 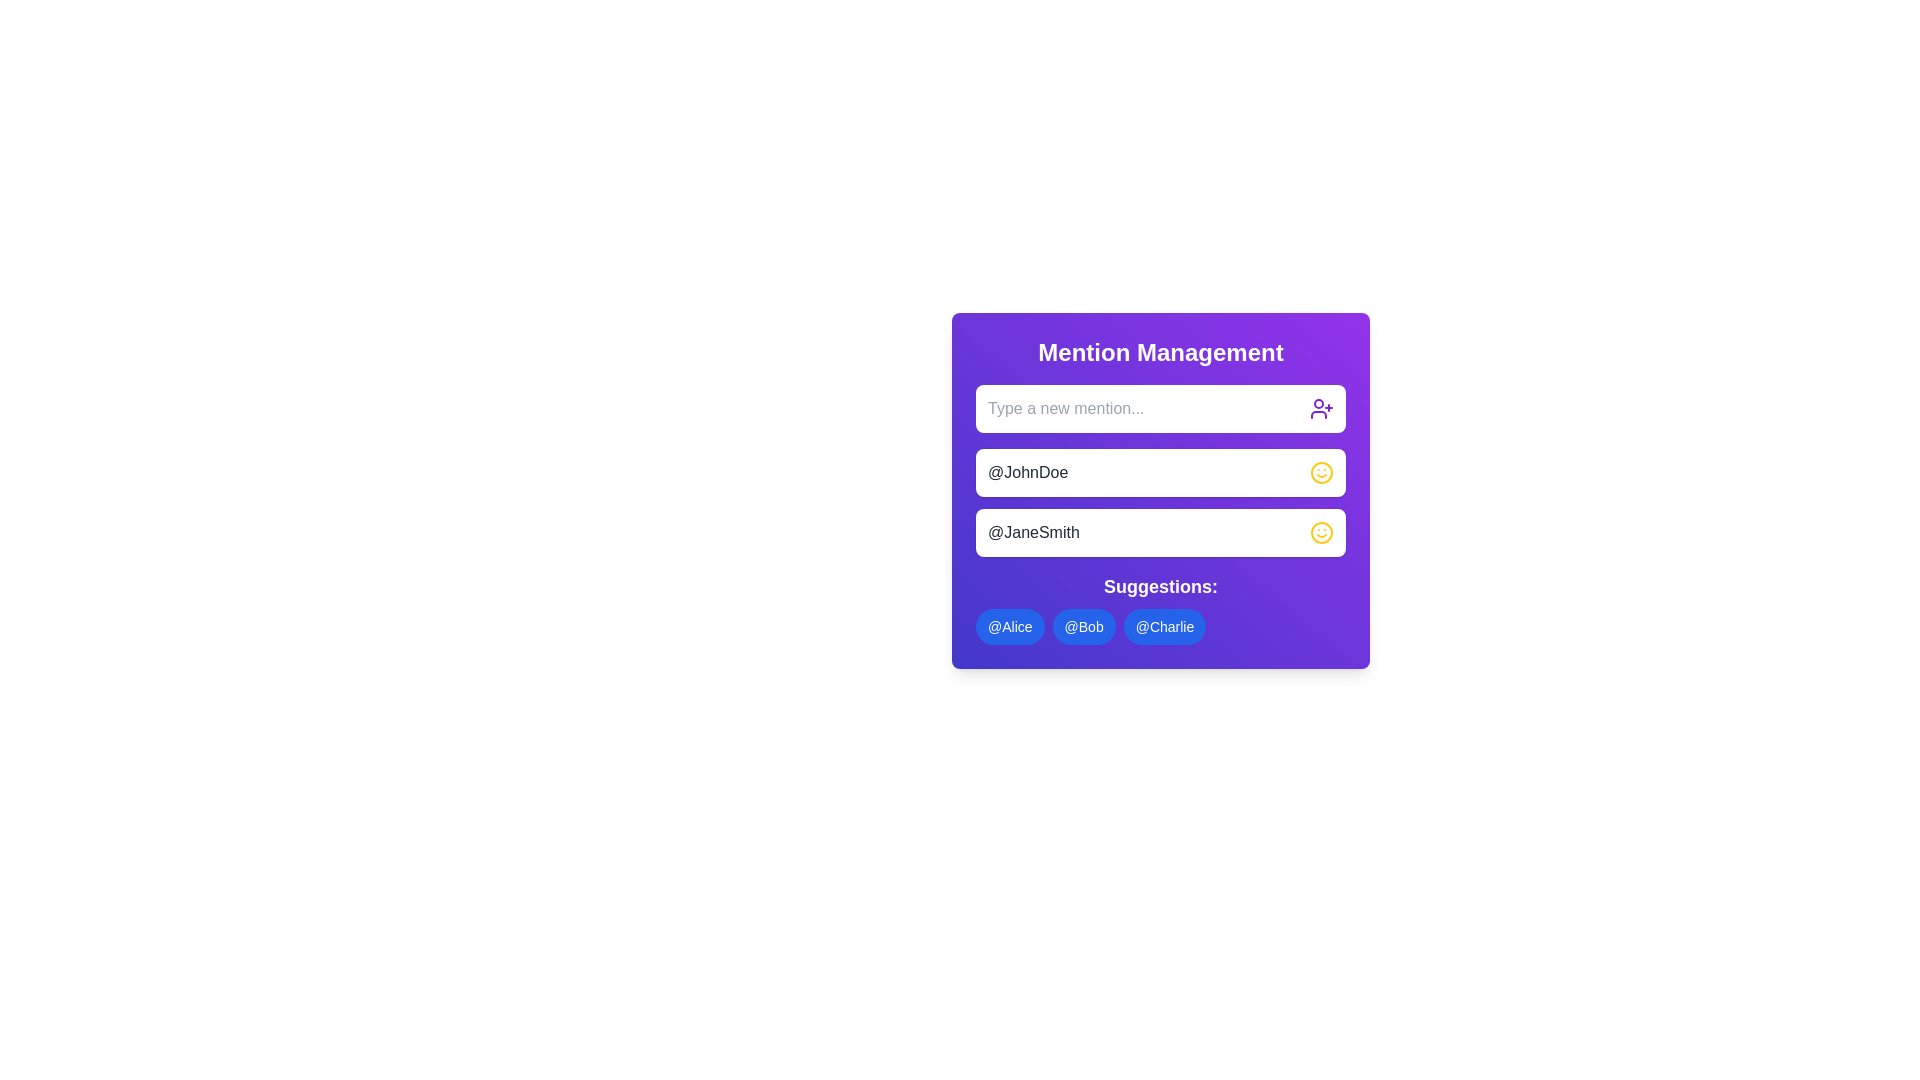 What do you see at coordinates (1161, 490) in the screenshot?
I see `the text display containing the username '@JohnDoe' within the 'Mention Management' purple frame` at bounding box center [1161, 490].